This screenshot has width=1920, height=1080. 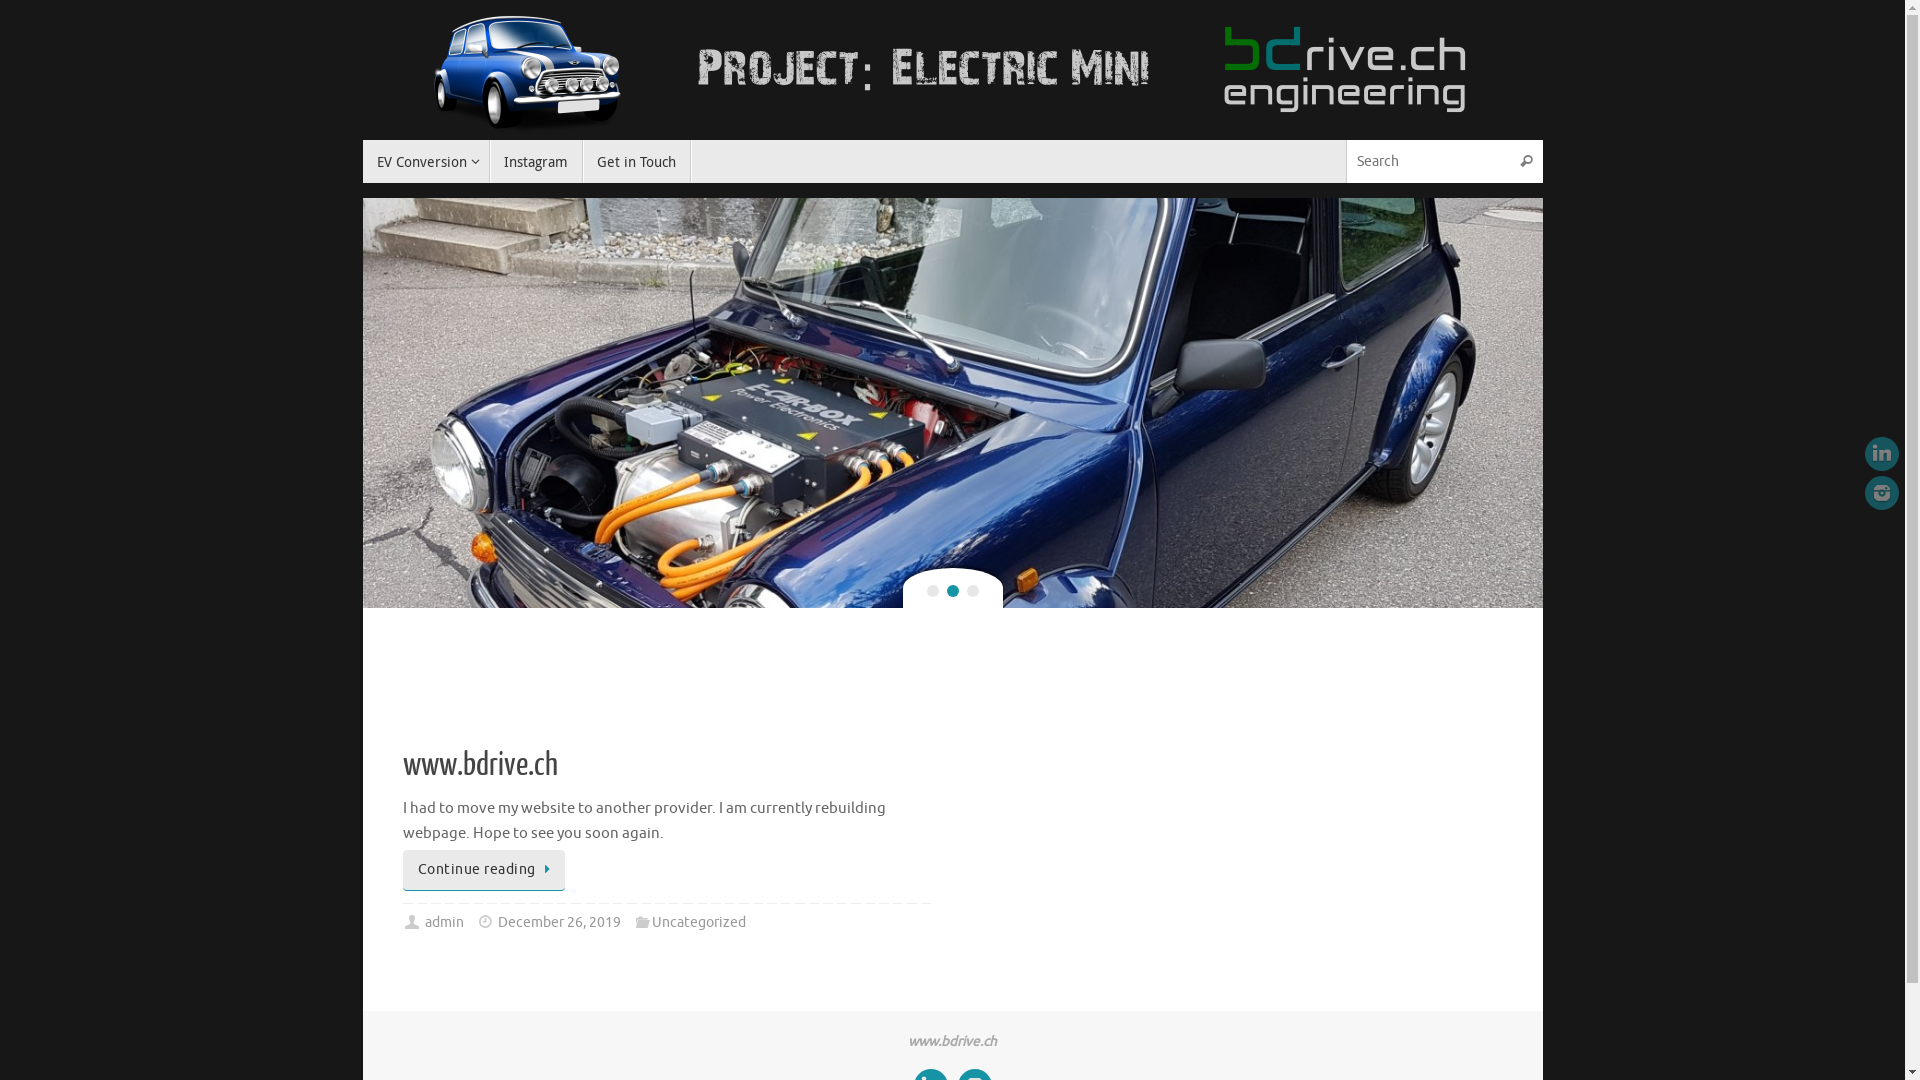 I want to click on 'Uncategorized', so click(x=699, y=922).